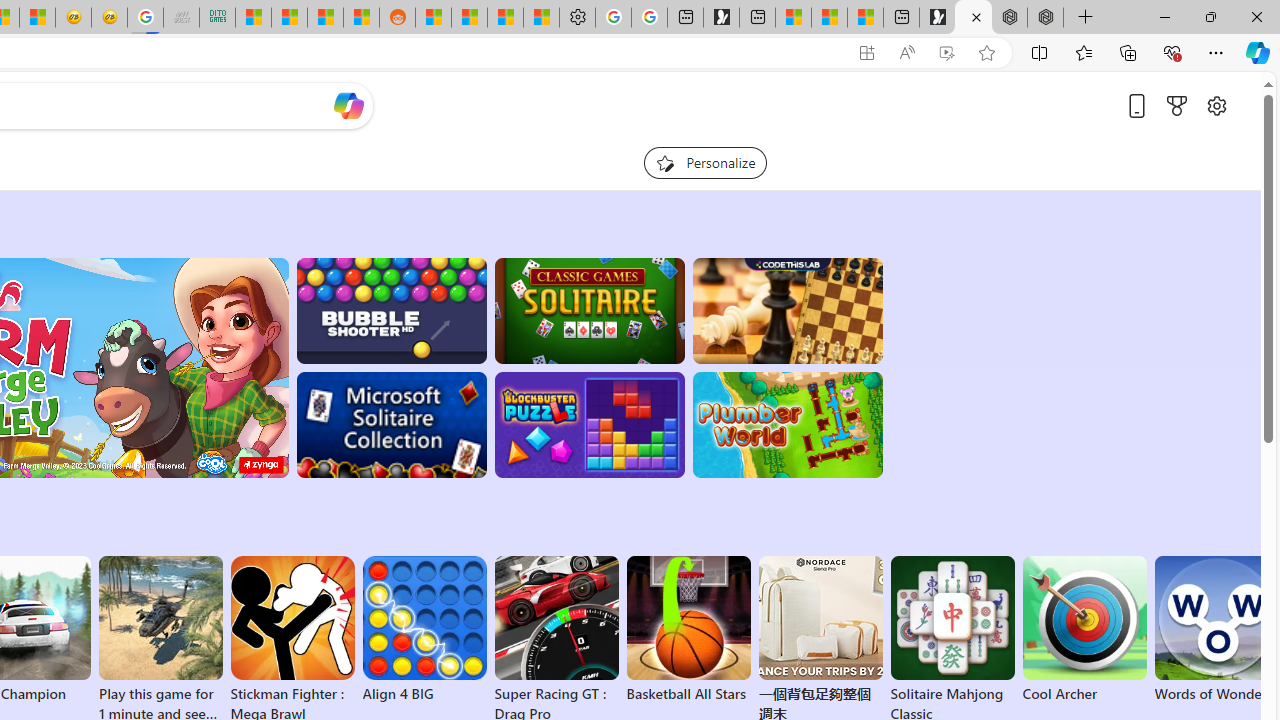 The width and height of the screenshot is (1280, 720). I want to click on 'Microsoft Solitaire Collection', so click(391, 424).